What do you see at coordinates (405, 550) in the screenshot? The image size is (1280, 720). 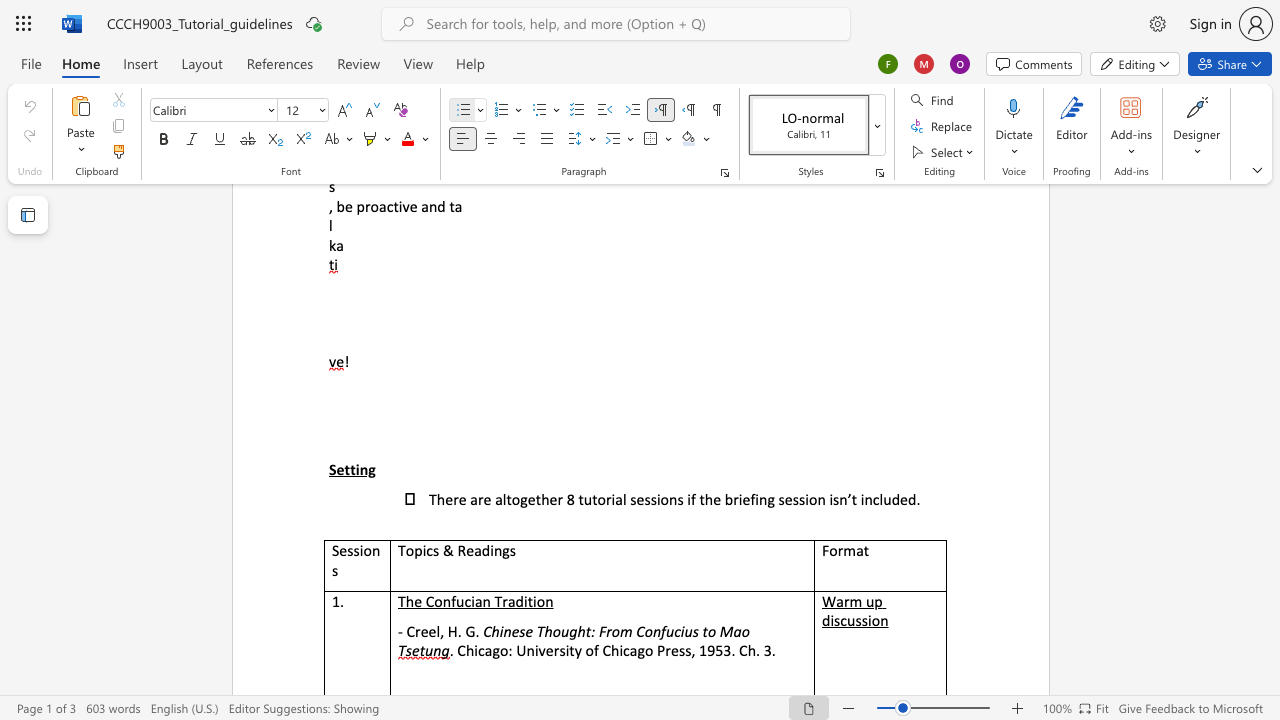 I see `the space between the continuous character "T" and "o" in the text` at bounding box center [405, 550].